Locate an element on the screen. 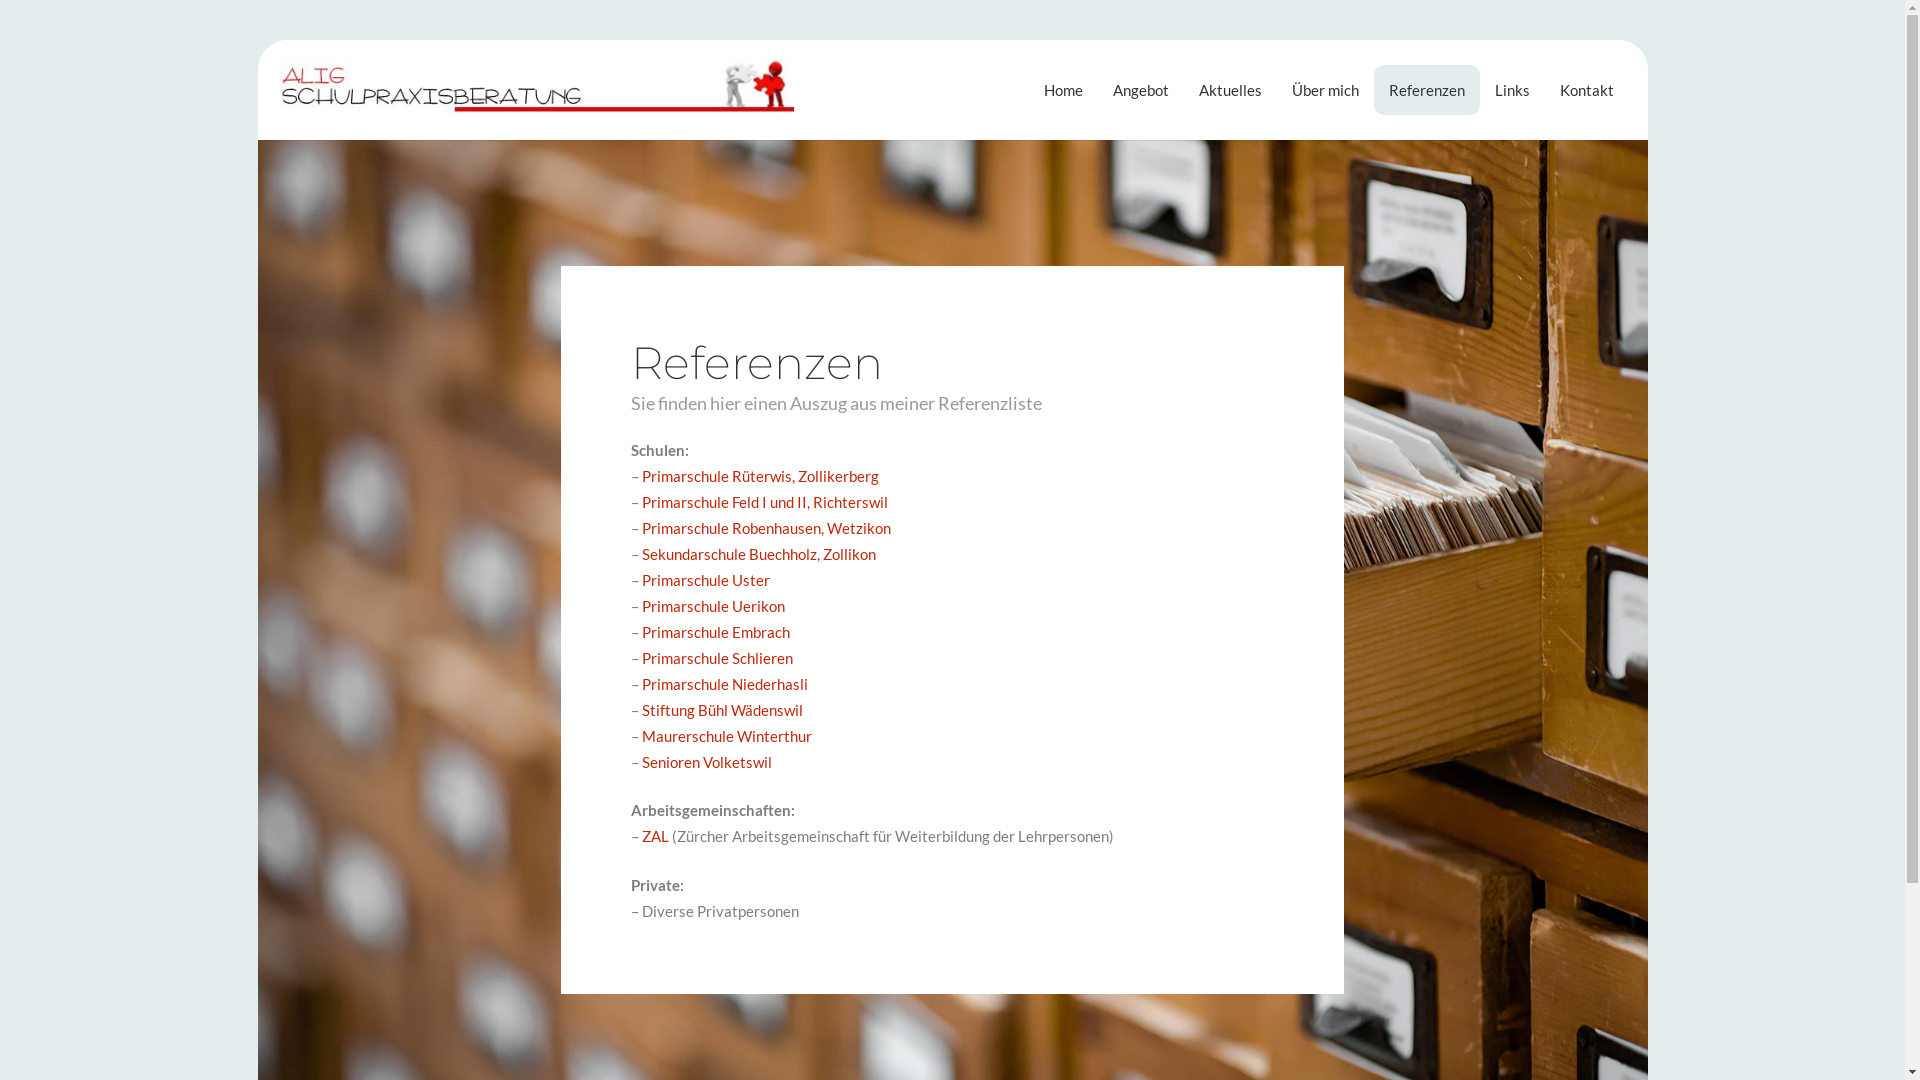 The width and height of the screenshot is (1920, 1080). 'Maurerschule Winterthur' is located at coordinates (725, 736).